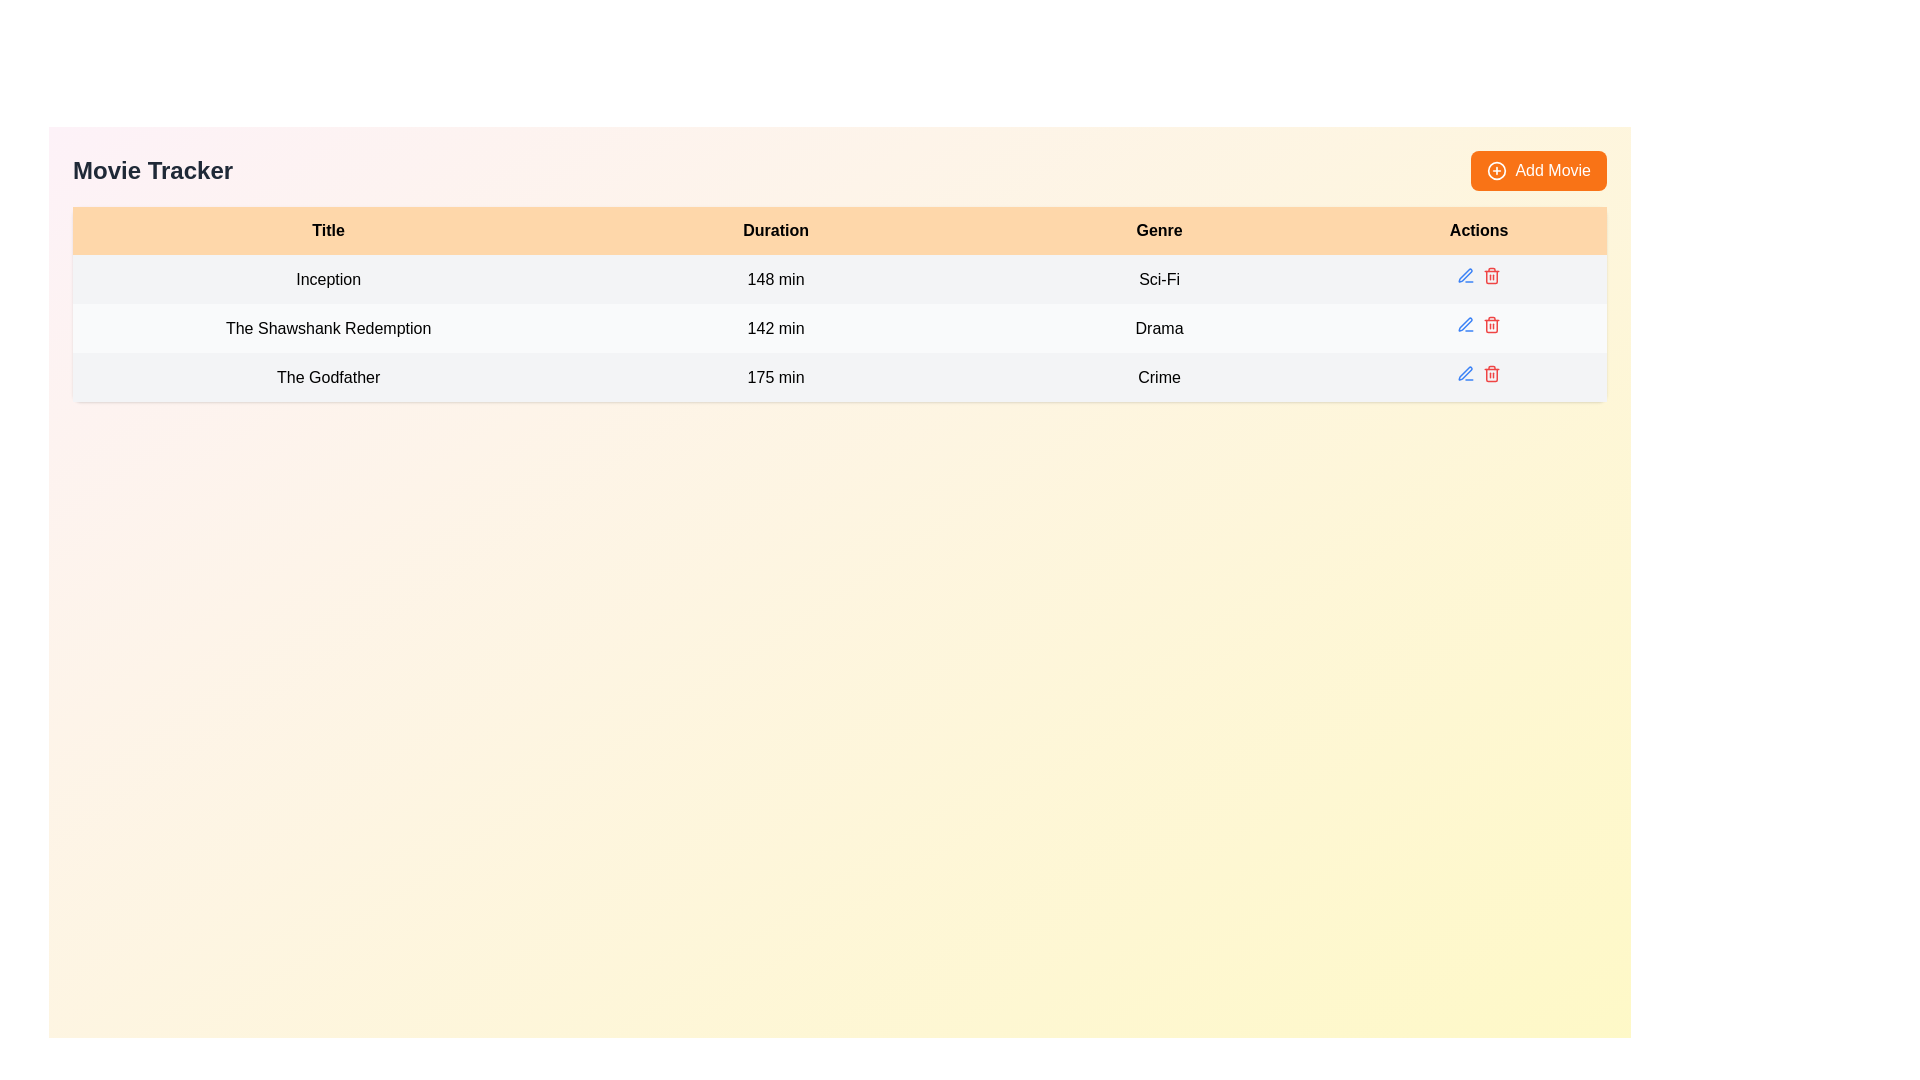 Image resolution: width=1920 pixels, height=1080 pixels. Describe the element at coordinates (1159, 327) in the screenshot. I see `the text label displaying 'Drama' in the 'Genre' column of the table for 'The Shawshank Redemption'` at that location.